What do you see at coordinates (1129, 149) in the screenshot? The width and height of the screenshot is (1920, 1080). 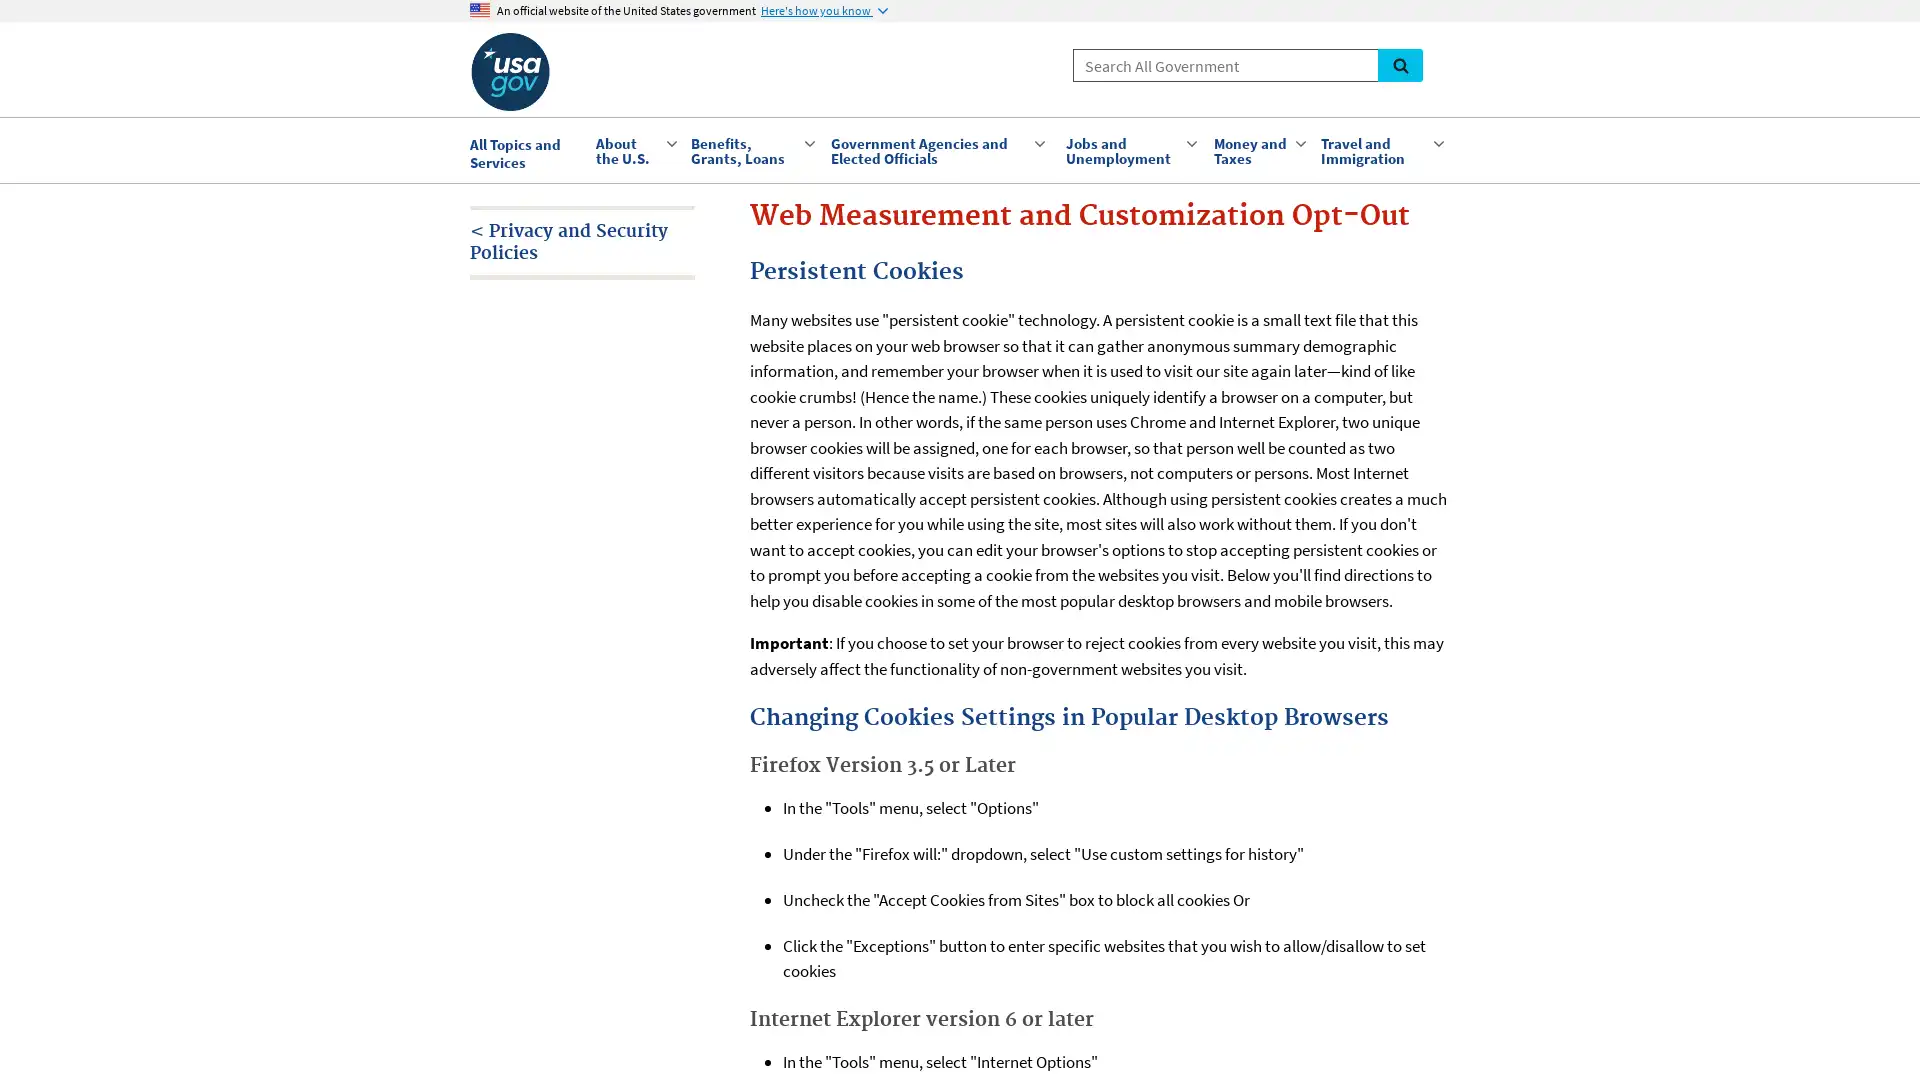 I see `Jobs and Unemployment` at bounding box center [1129, 149].